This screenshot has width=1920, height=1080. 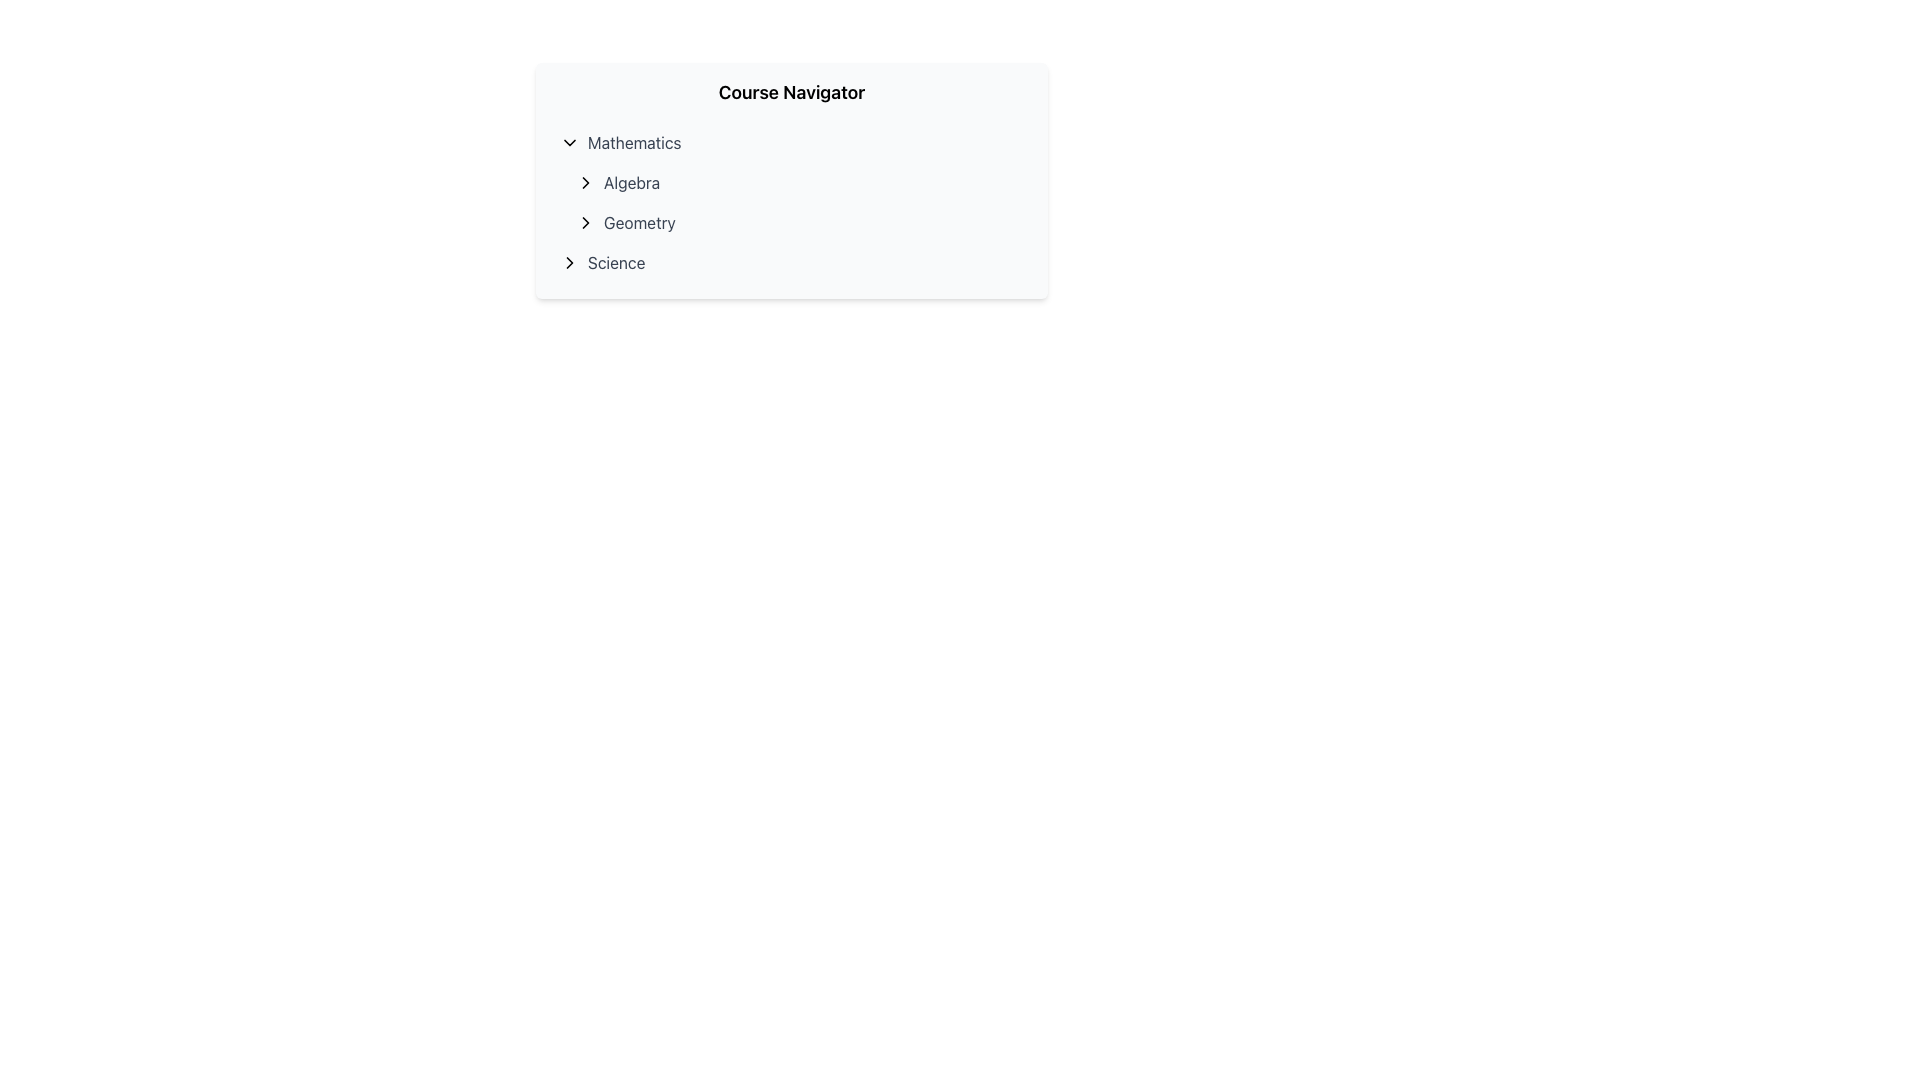 What do you see at coordinates (615, 261) in the screenshot?
I see `the 'Science' text label in the Course Navigator section` at bounding box center [615, 261].